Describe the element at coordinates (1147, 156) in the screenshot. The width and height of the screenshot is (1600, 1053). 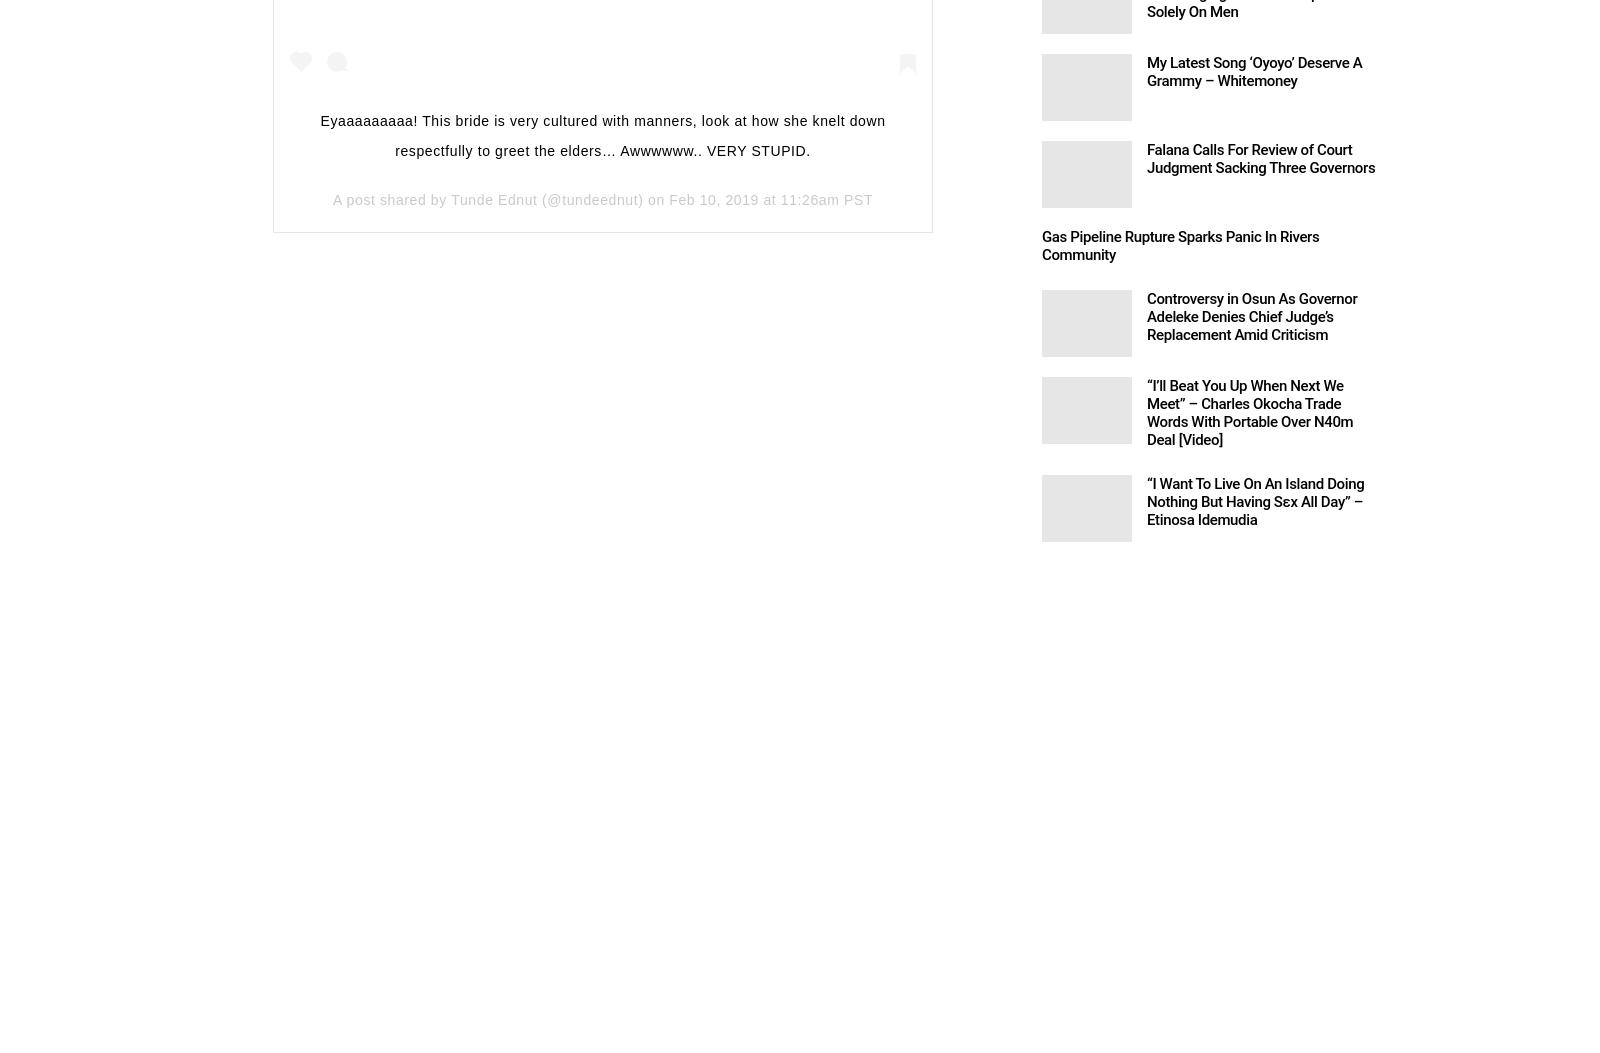
I see `'Falana Calls For Review of Court Judgment Sacking Three Governors'` at that location.